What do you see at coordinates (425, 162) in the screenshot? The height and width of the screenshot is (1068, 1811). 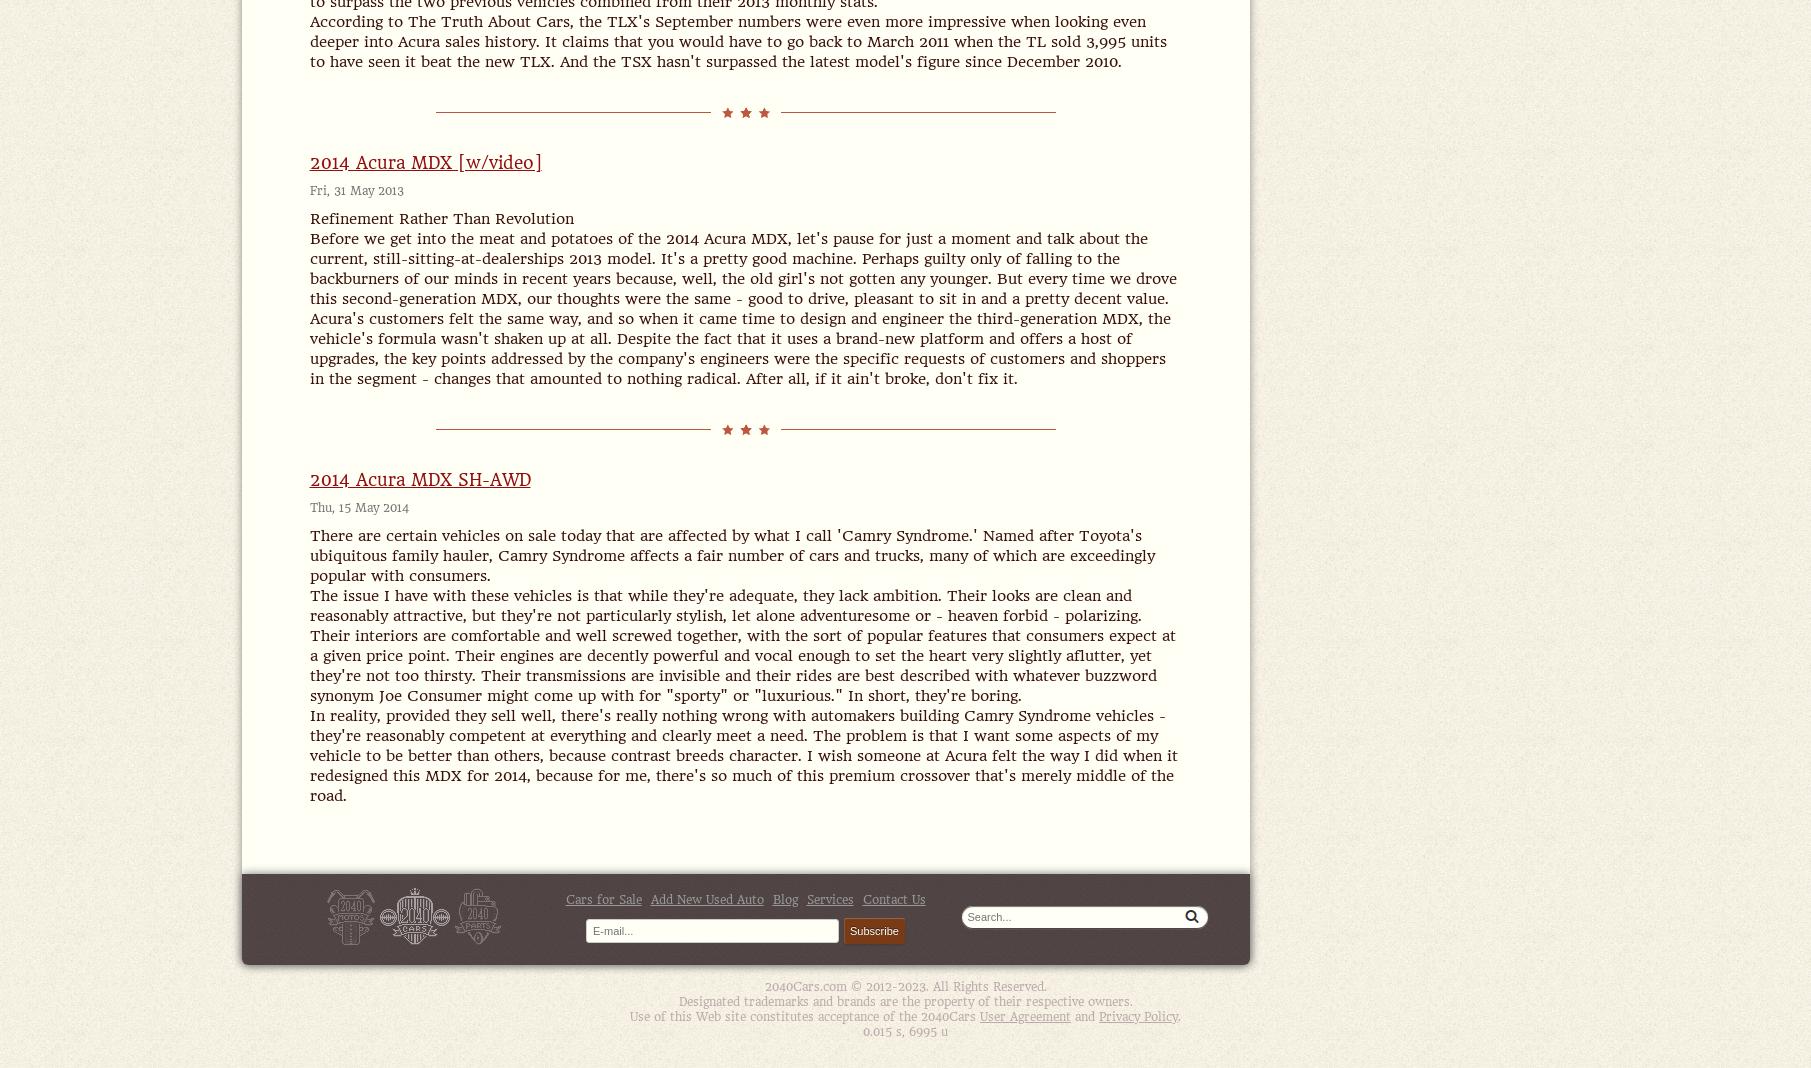 I see `'2014 Acura MDX [w/video]'` at bounding box center [425, 162].